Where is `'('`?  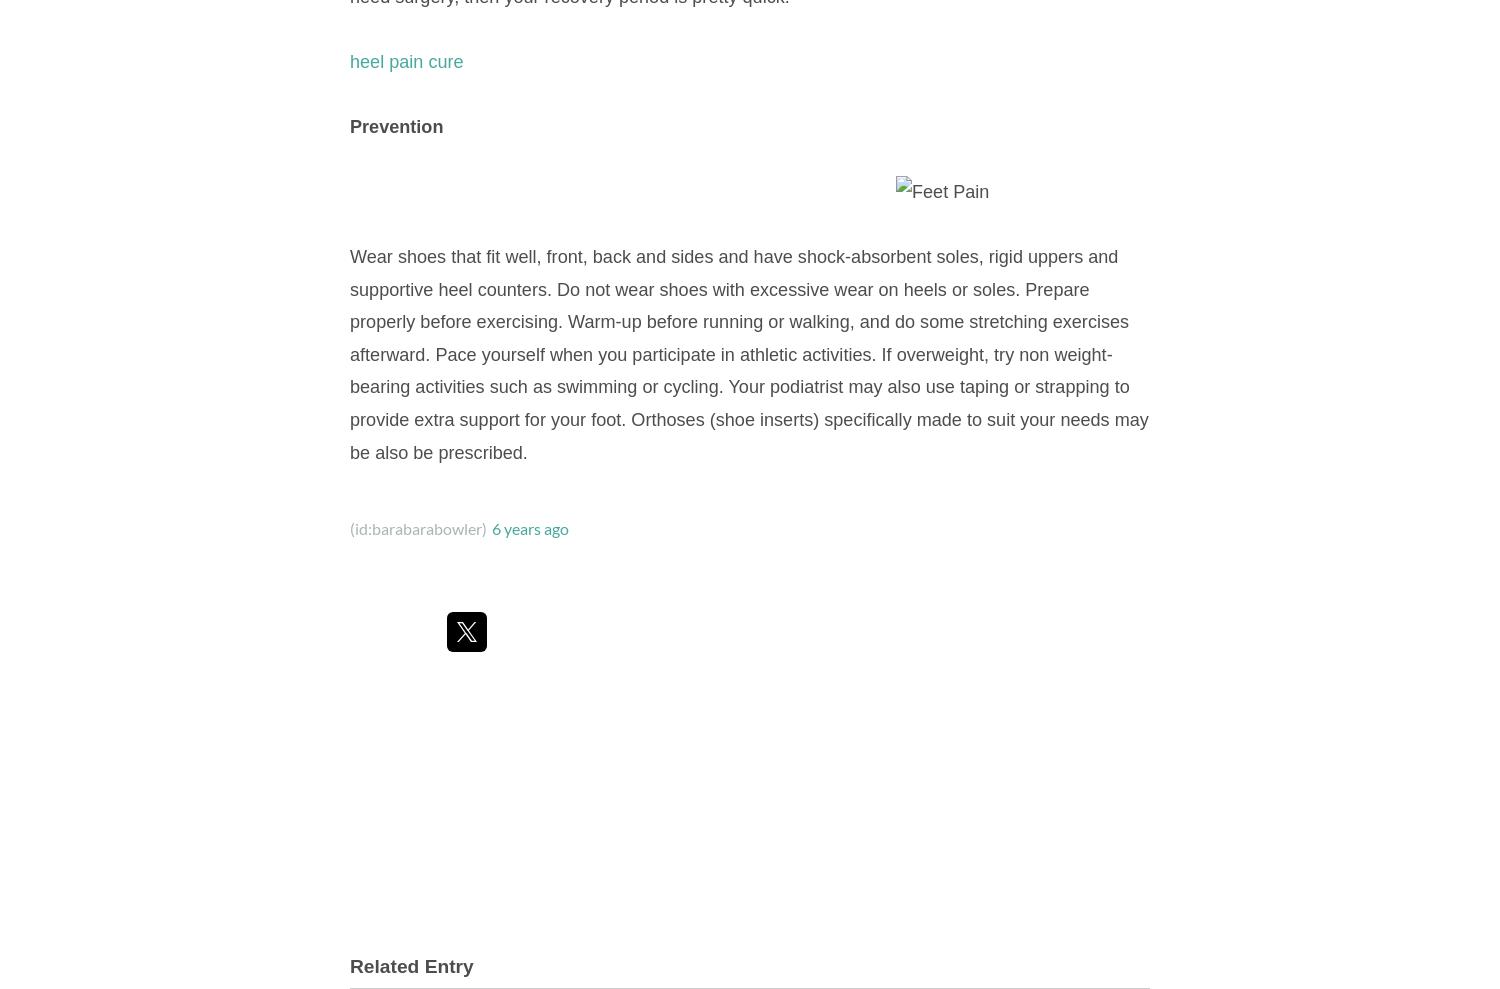
'(' is located at coordinates (348, 528).